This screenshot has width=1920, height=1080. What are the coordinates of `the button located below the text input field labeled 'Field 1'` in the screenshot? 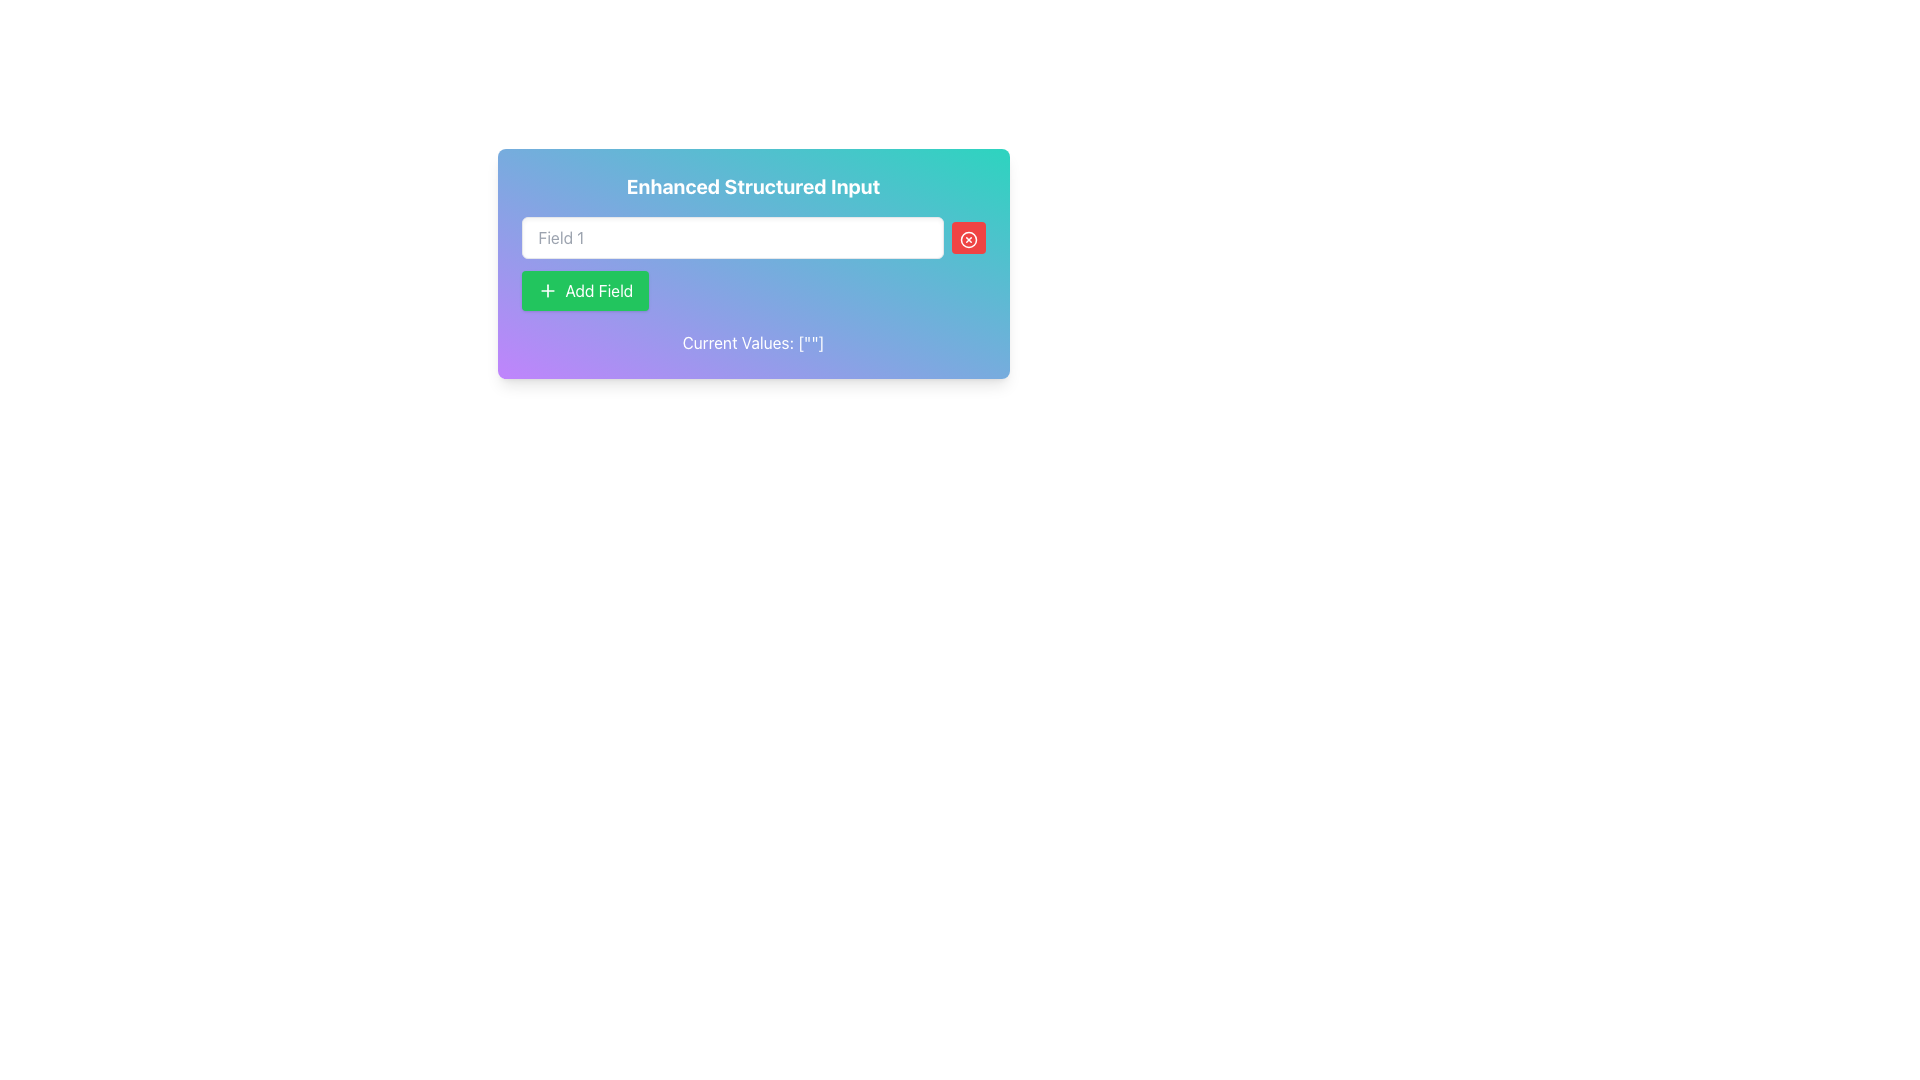 It's located at (584, 290).